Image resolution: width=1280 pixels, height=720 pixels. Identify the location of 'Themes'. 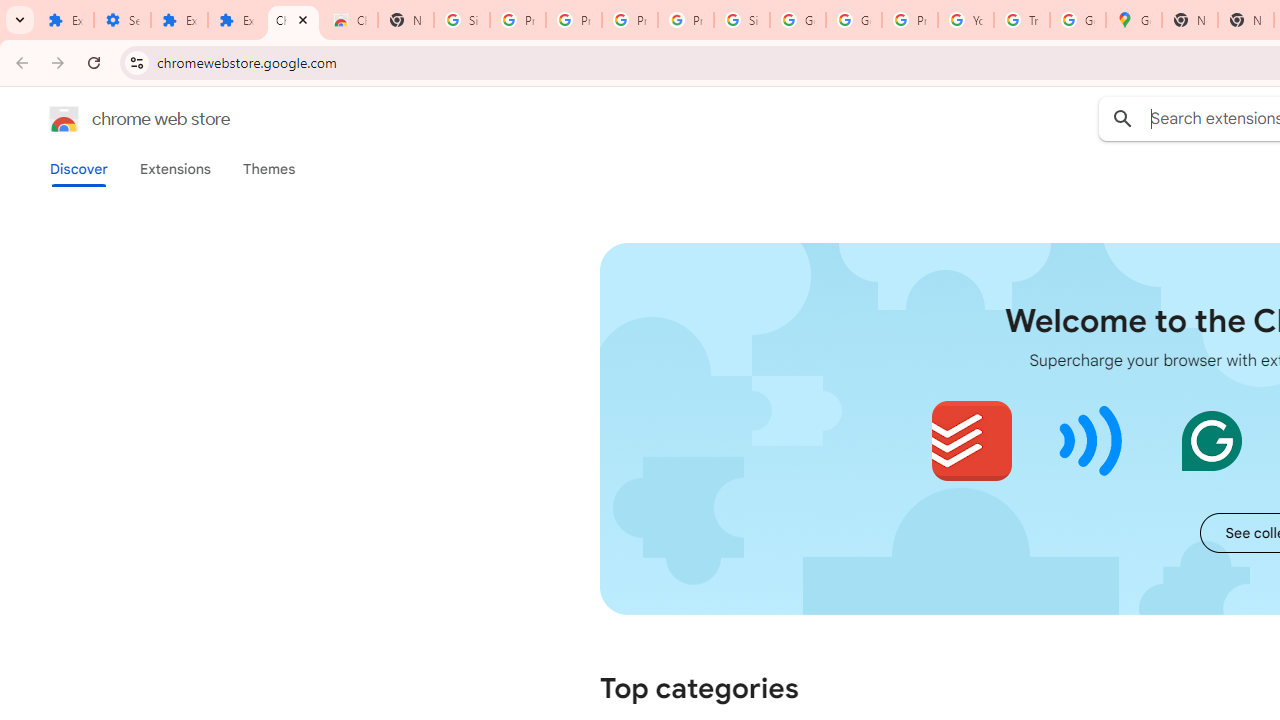
(268, 168).